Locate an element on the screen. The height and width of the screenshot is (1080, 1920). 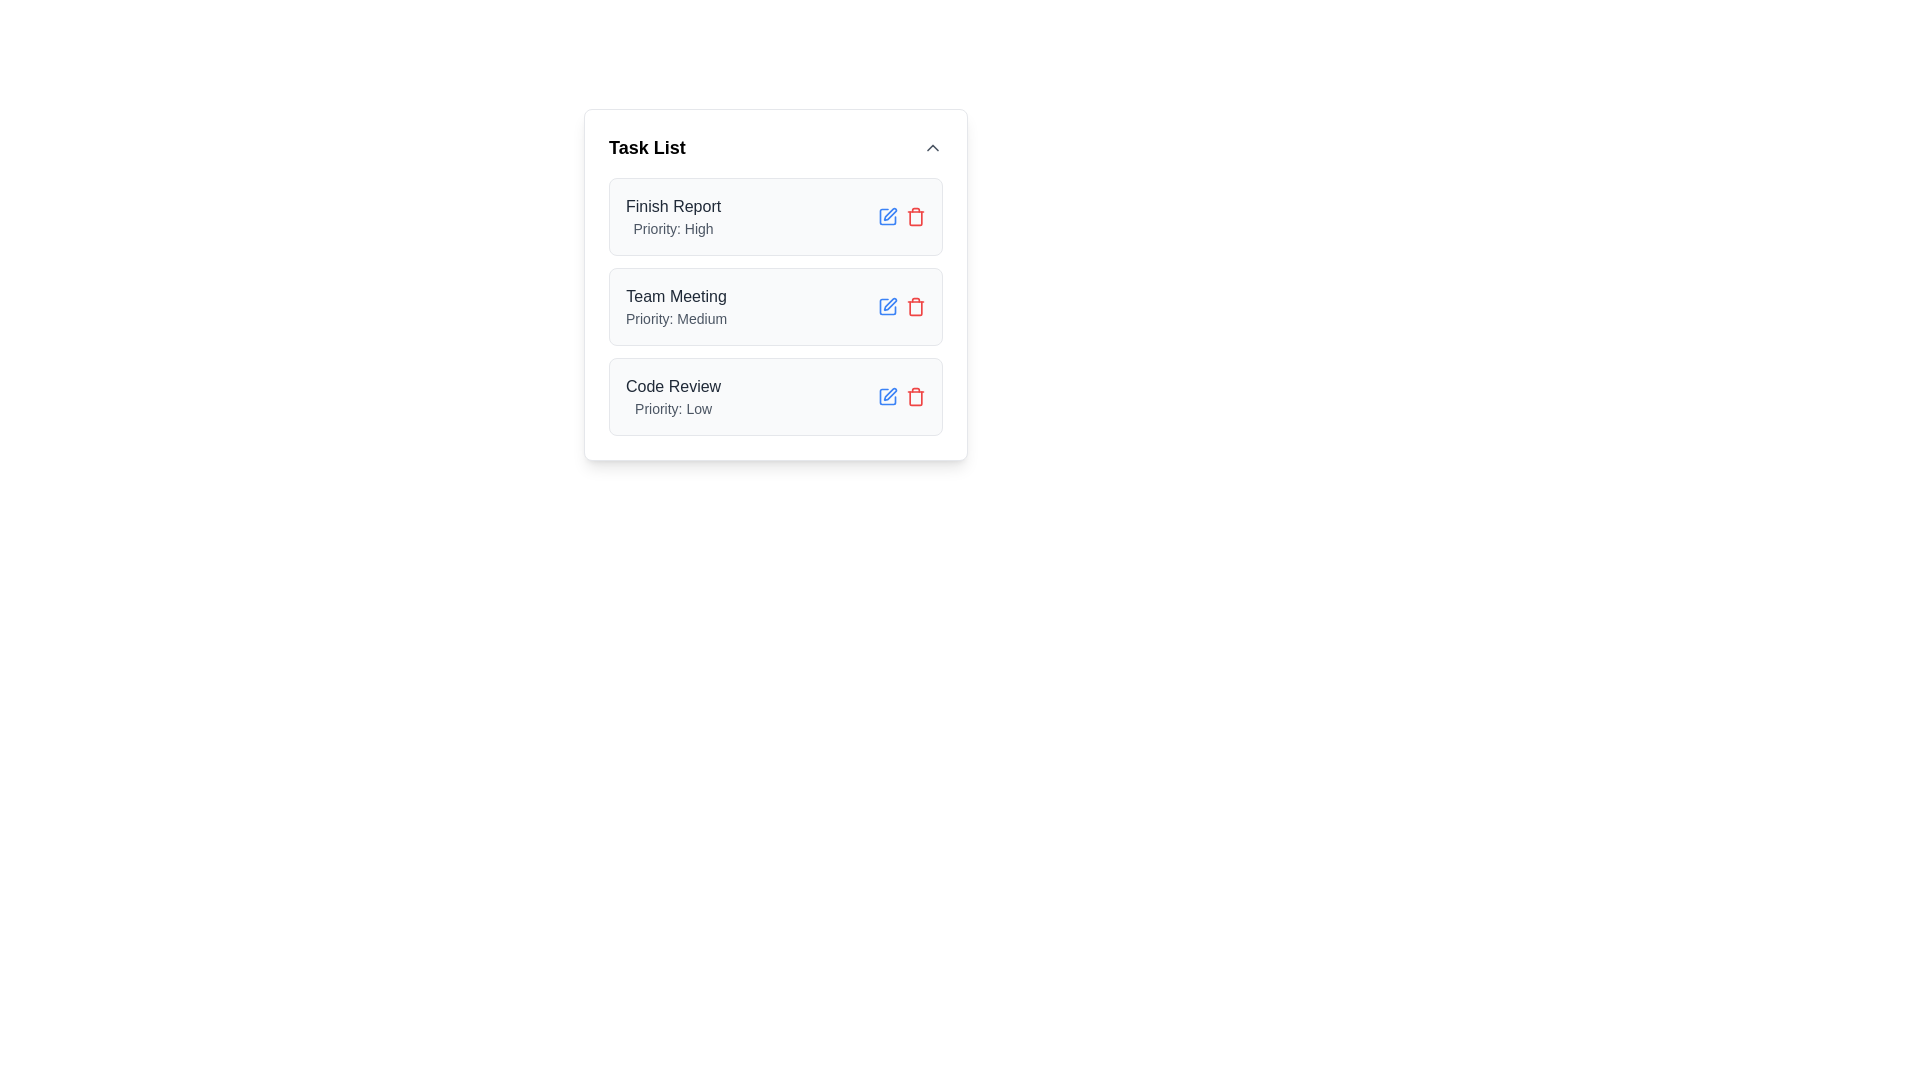
the button in the top-right corner of the 'Task List' section is located at coordinates (931, 146).